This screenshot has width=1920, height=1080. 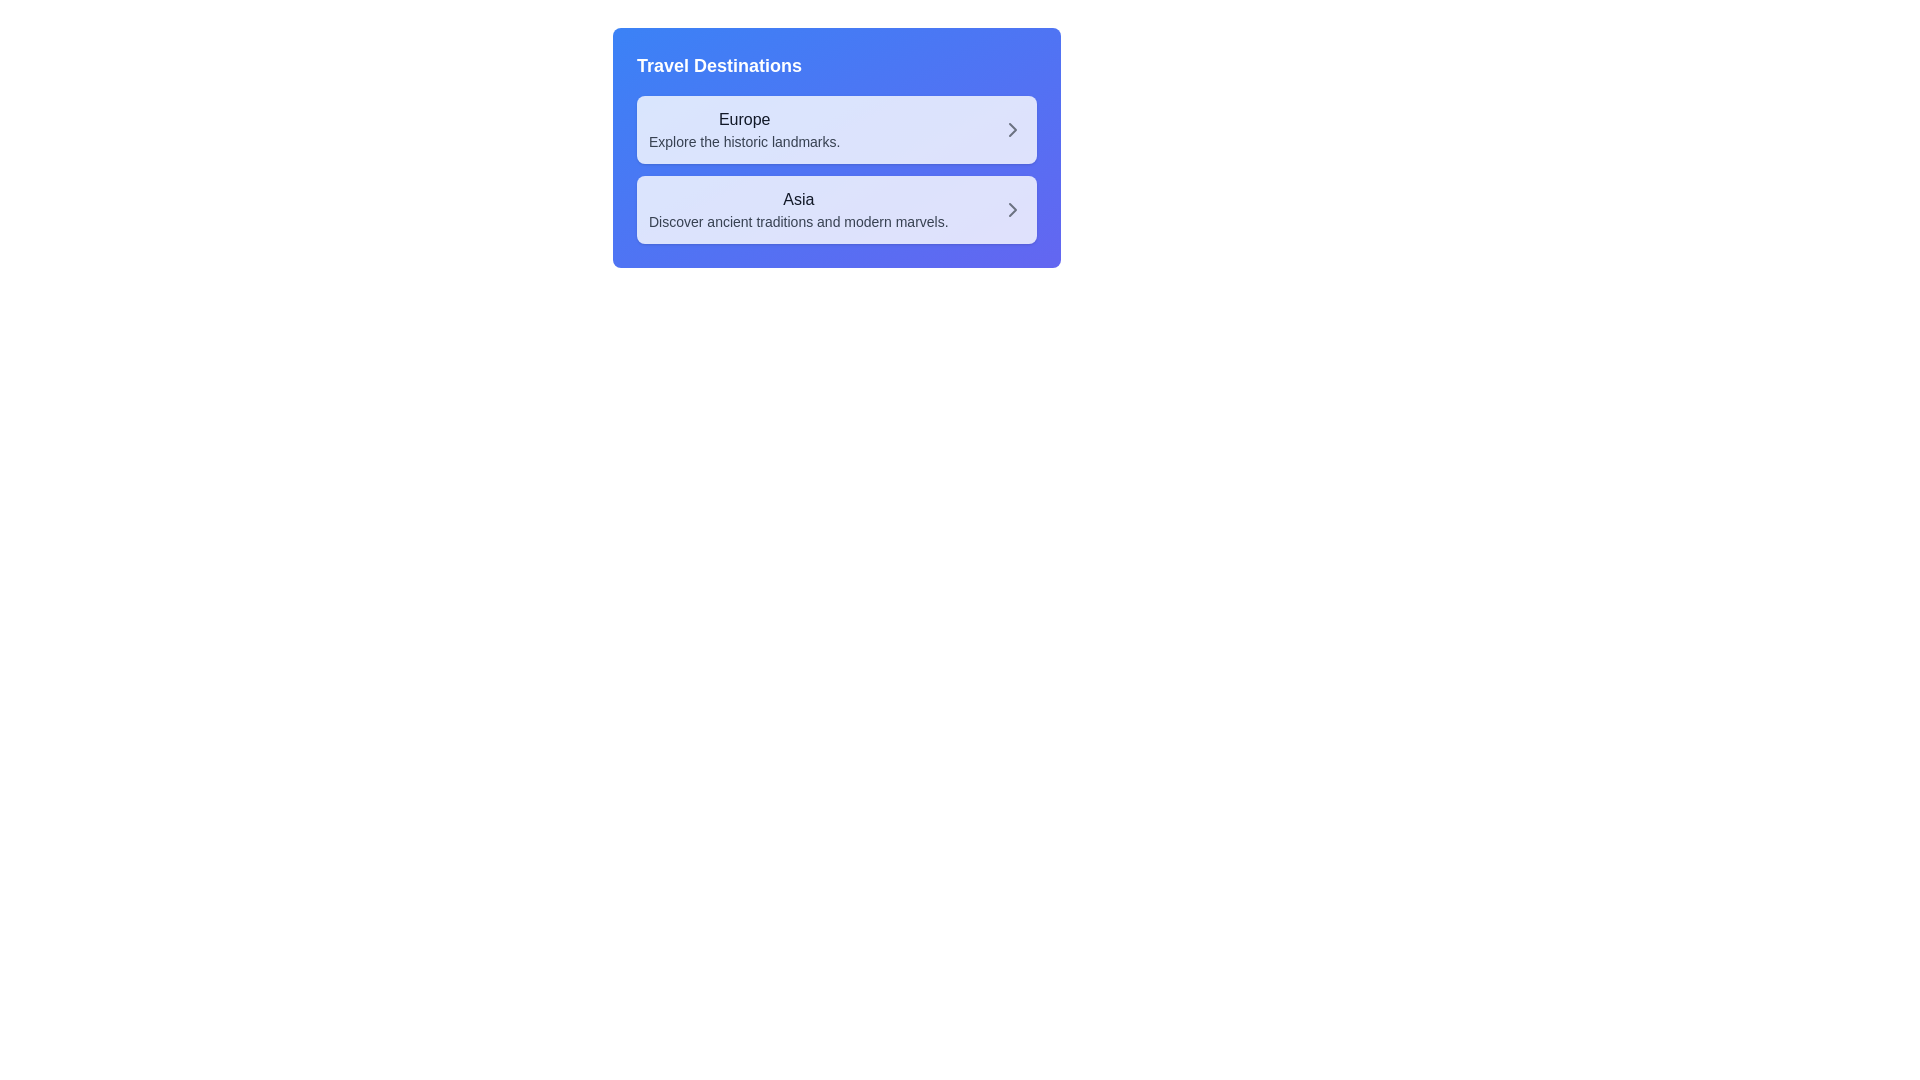 What do you see at coordinates (1012, 130) in the screenshot?
I see `the right-facing chevron icon in the 'Europe' section of the 'Travel Destinations' panel` at bounding box center [1012, 130].